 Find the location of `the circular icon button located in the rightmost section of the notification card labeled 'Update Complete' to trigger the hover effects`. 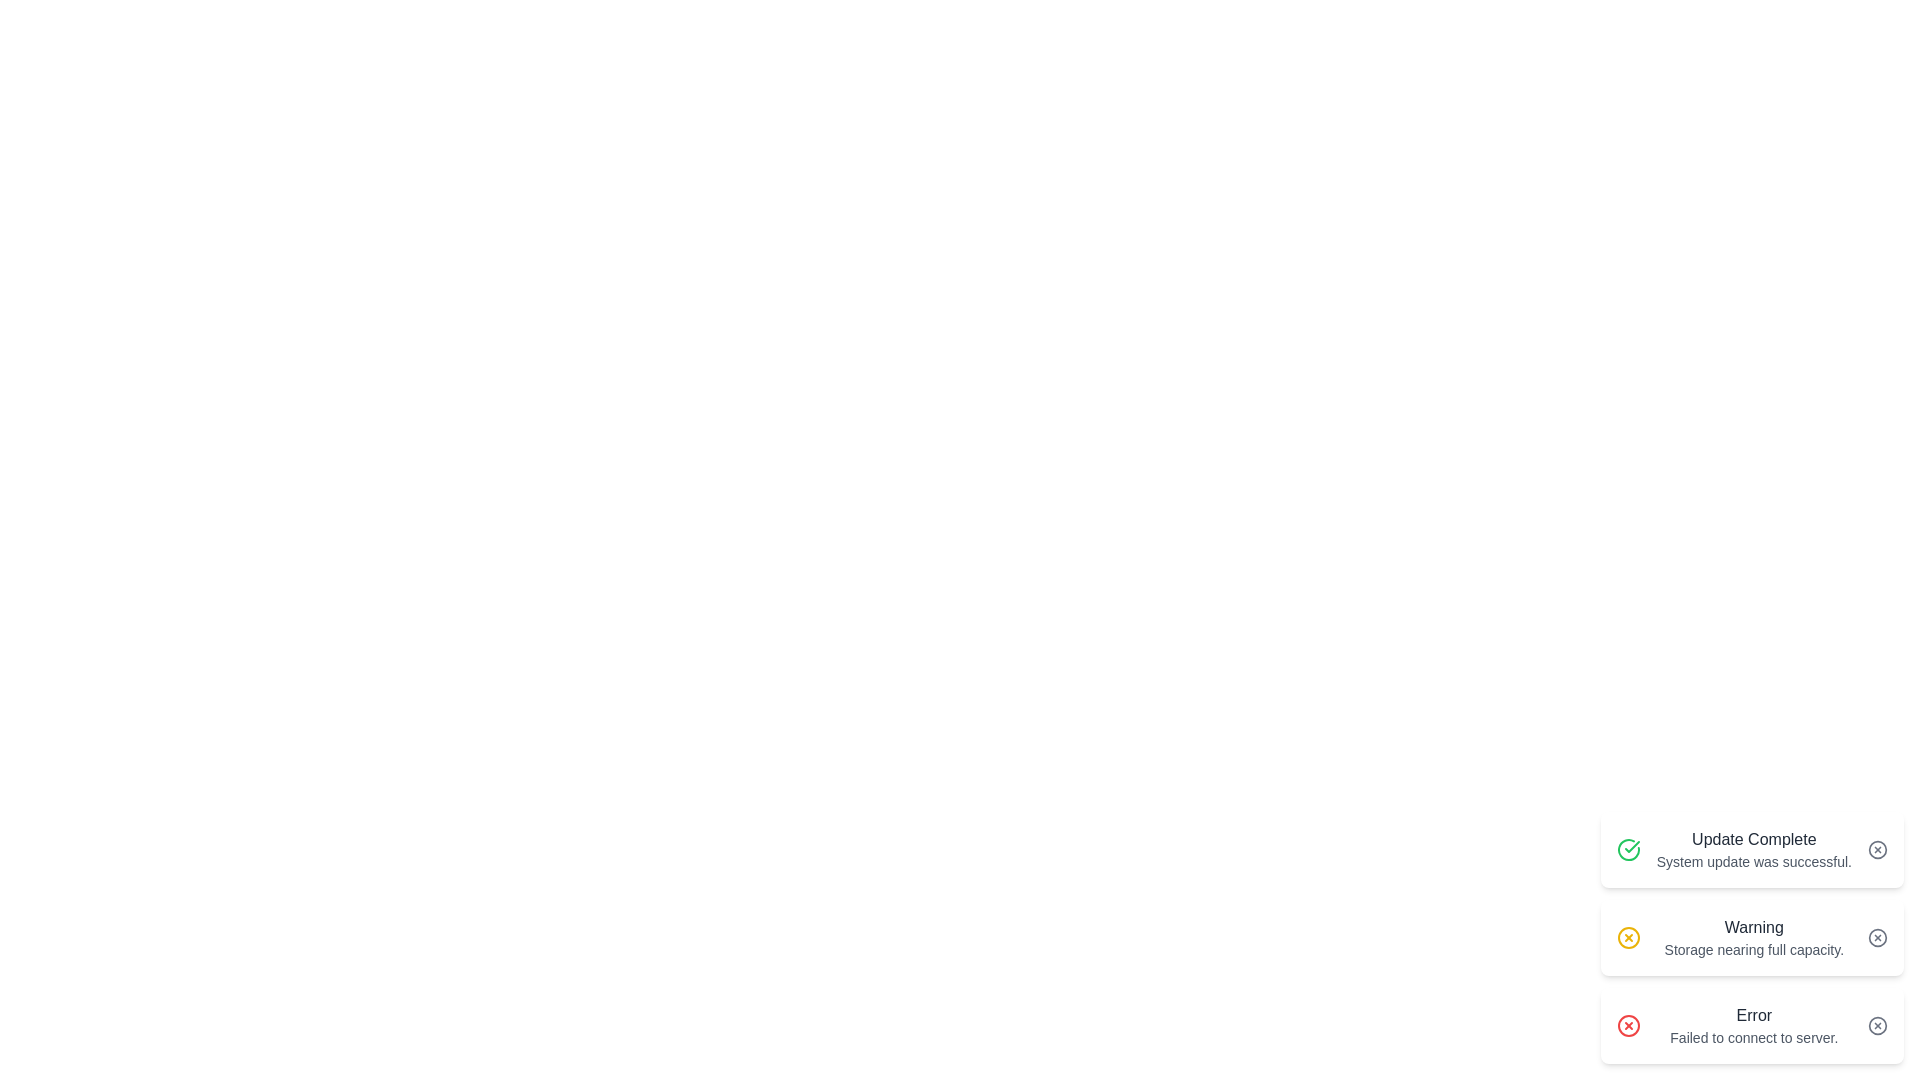

the circular icon button located in the rightmost section of the notification card labeled 'Update Complete' to trigger the hover effects is located at coordinates (1876, 849).